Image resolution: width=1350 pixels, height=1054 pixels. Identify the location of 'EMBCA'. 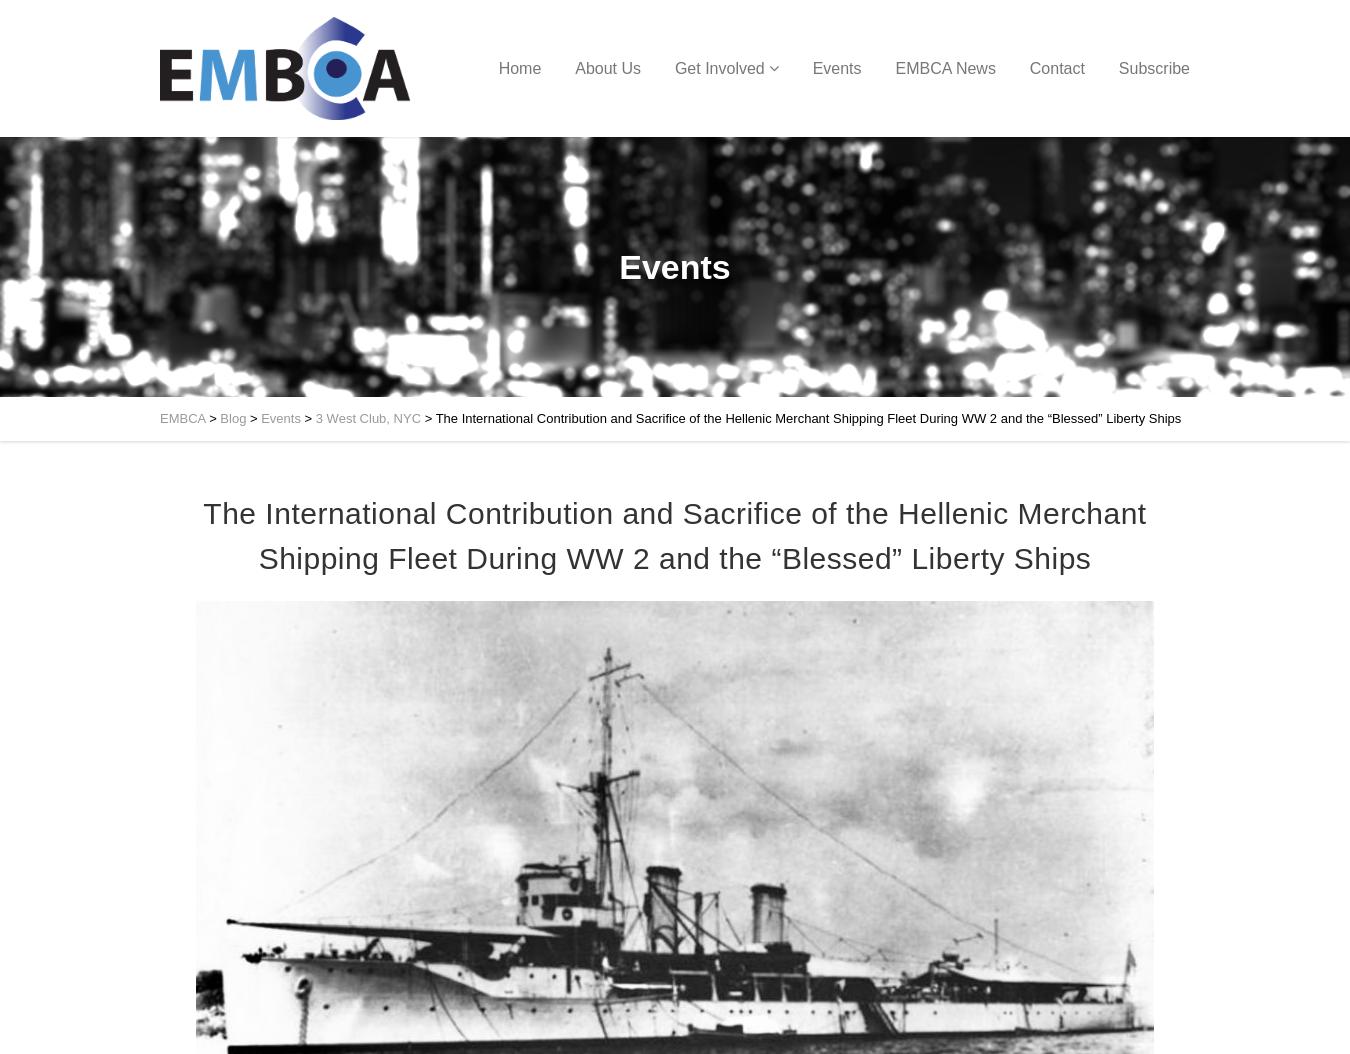
(182, 417).